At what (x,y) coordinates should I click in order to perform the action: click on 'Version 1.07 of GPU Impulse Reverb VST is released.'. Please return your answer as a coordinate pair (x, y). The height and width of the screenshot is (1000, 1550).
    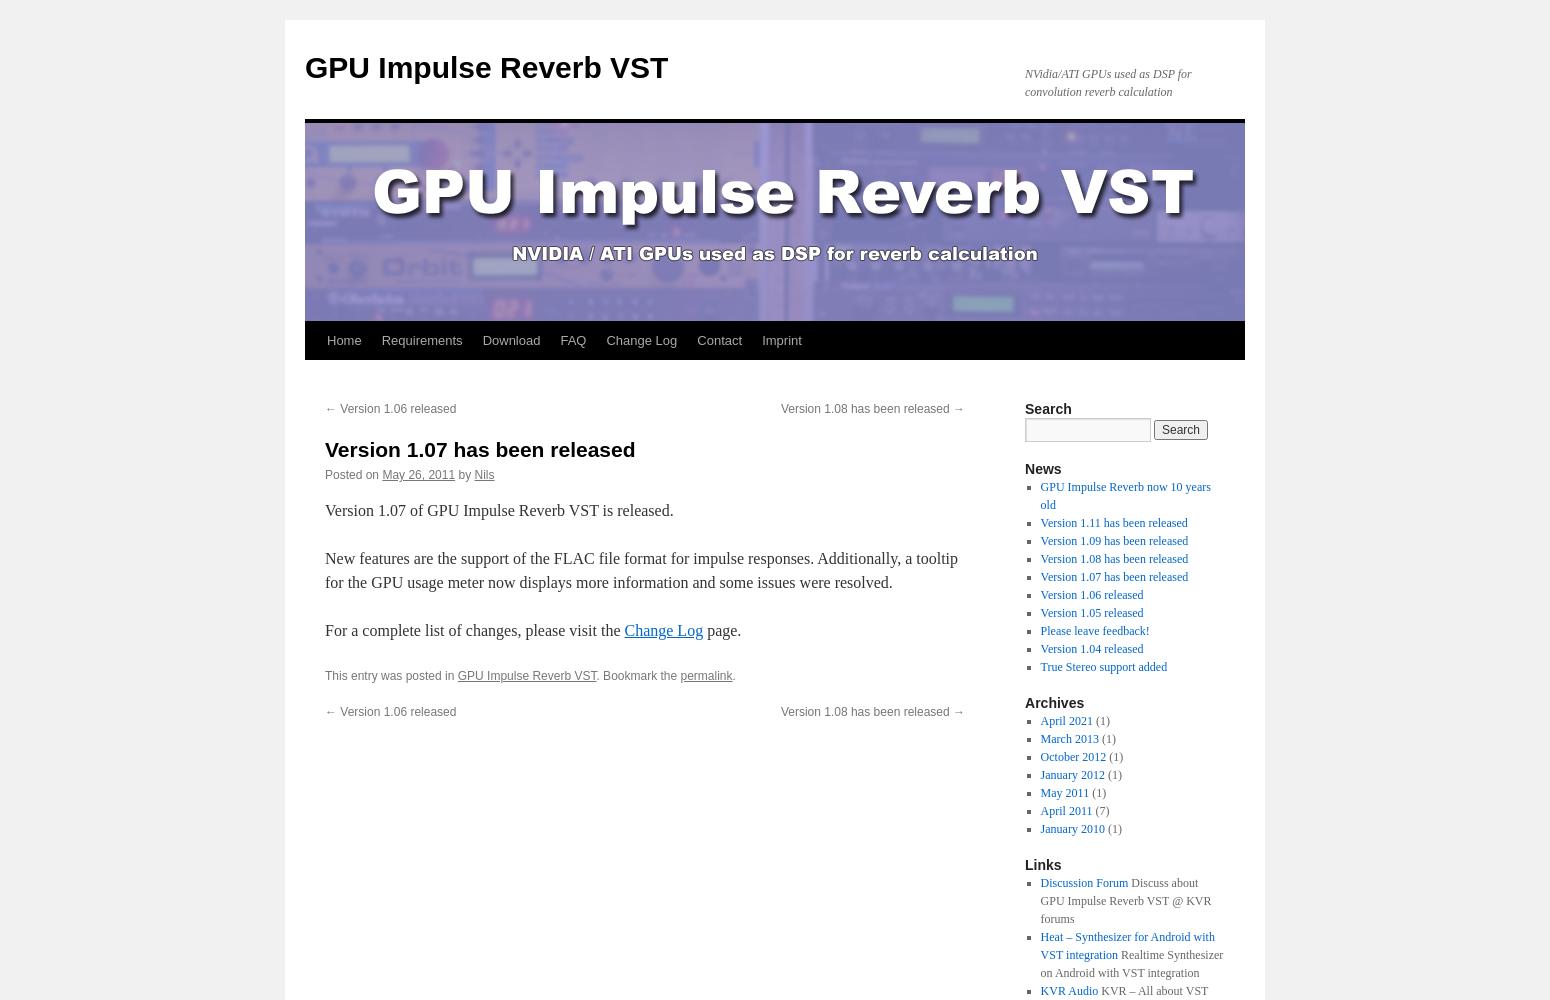
    Looking at the image, I should click on (497, 510).